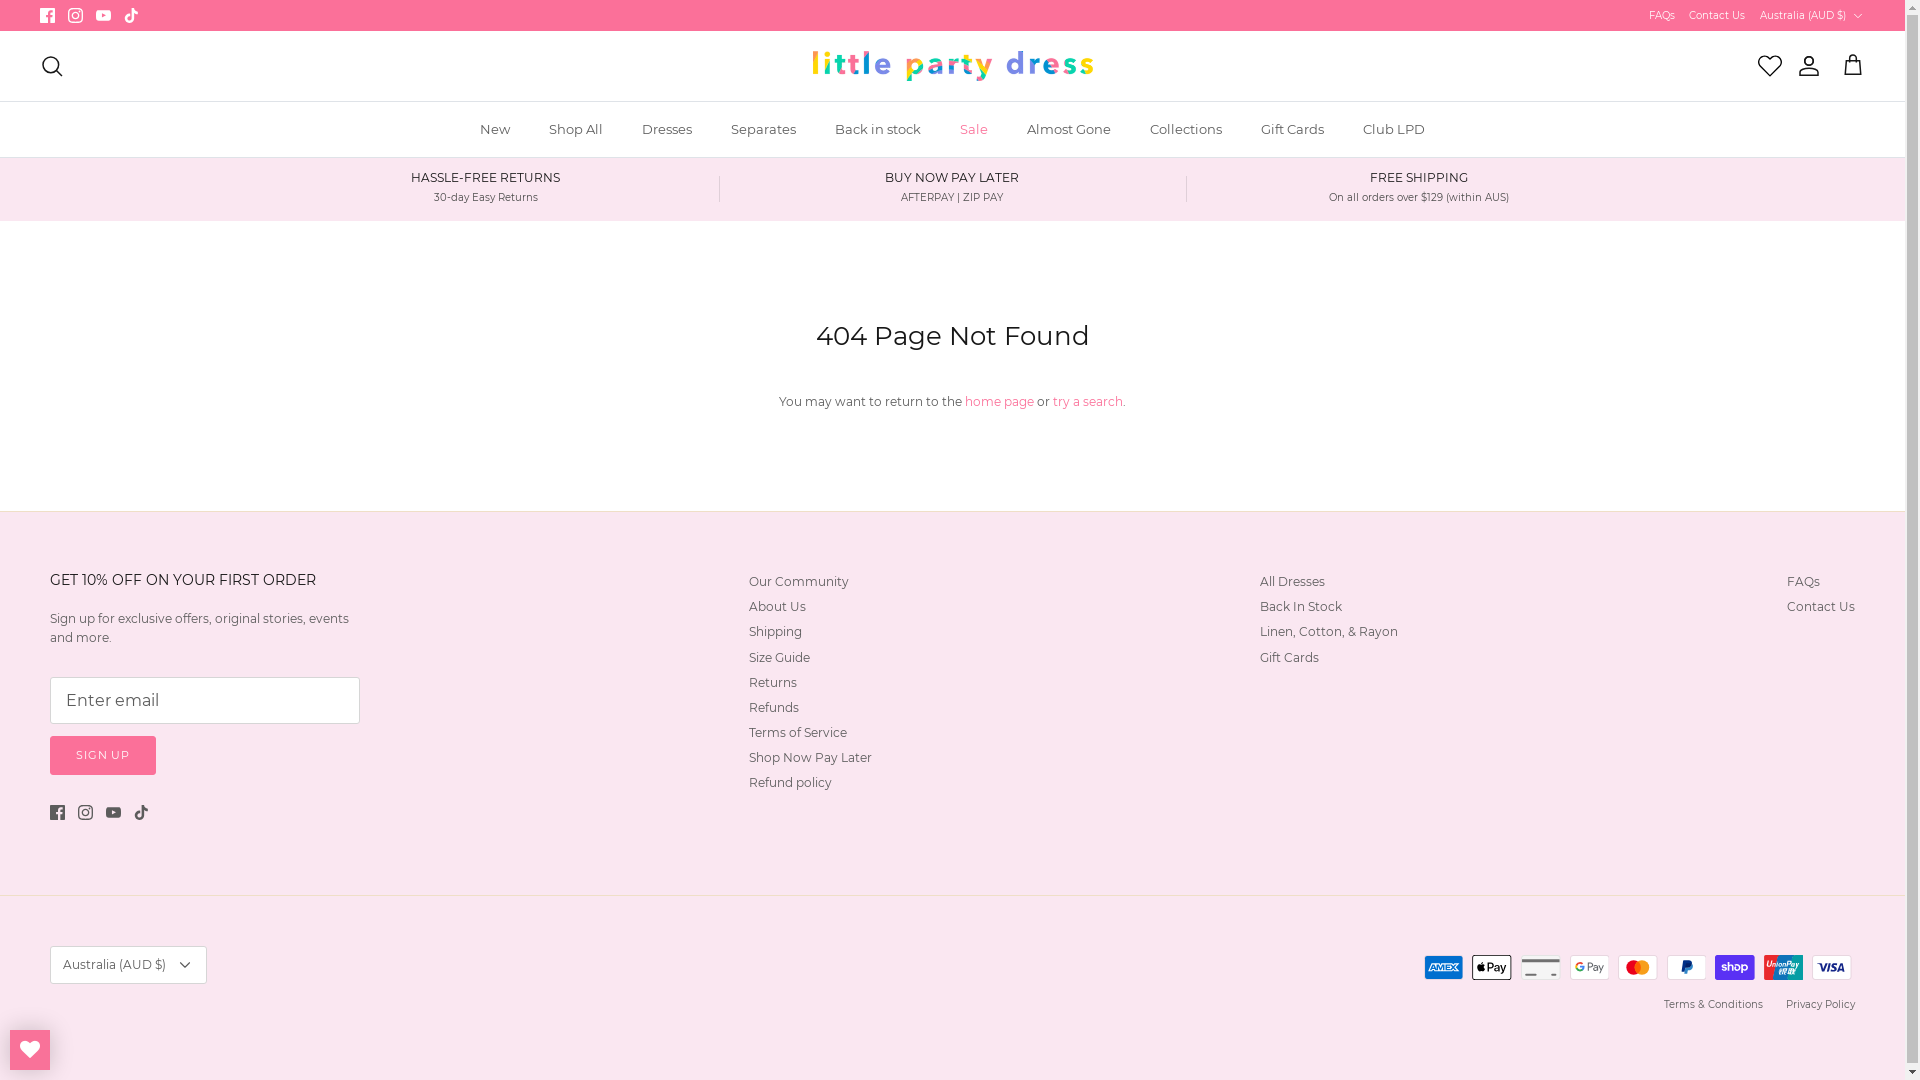 This screenshot has width=1920, height=1080. I want to click on 'All Dresses', so click(1292, 581).